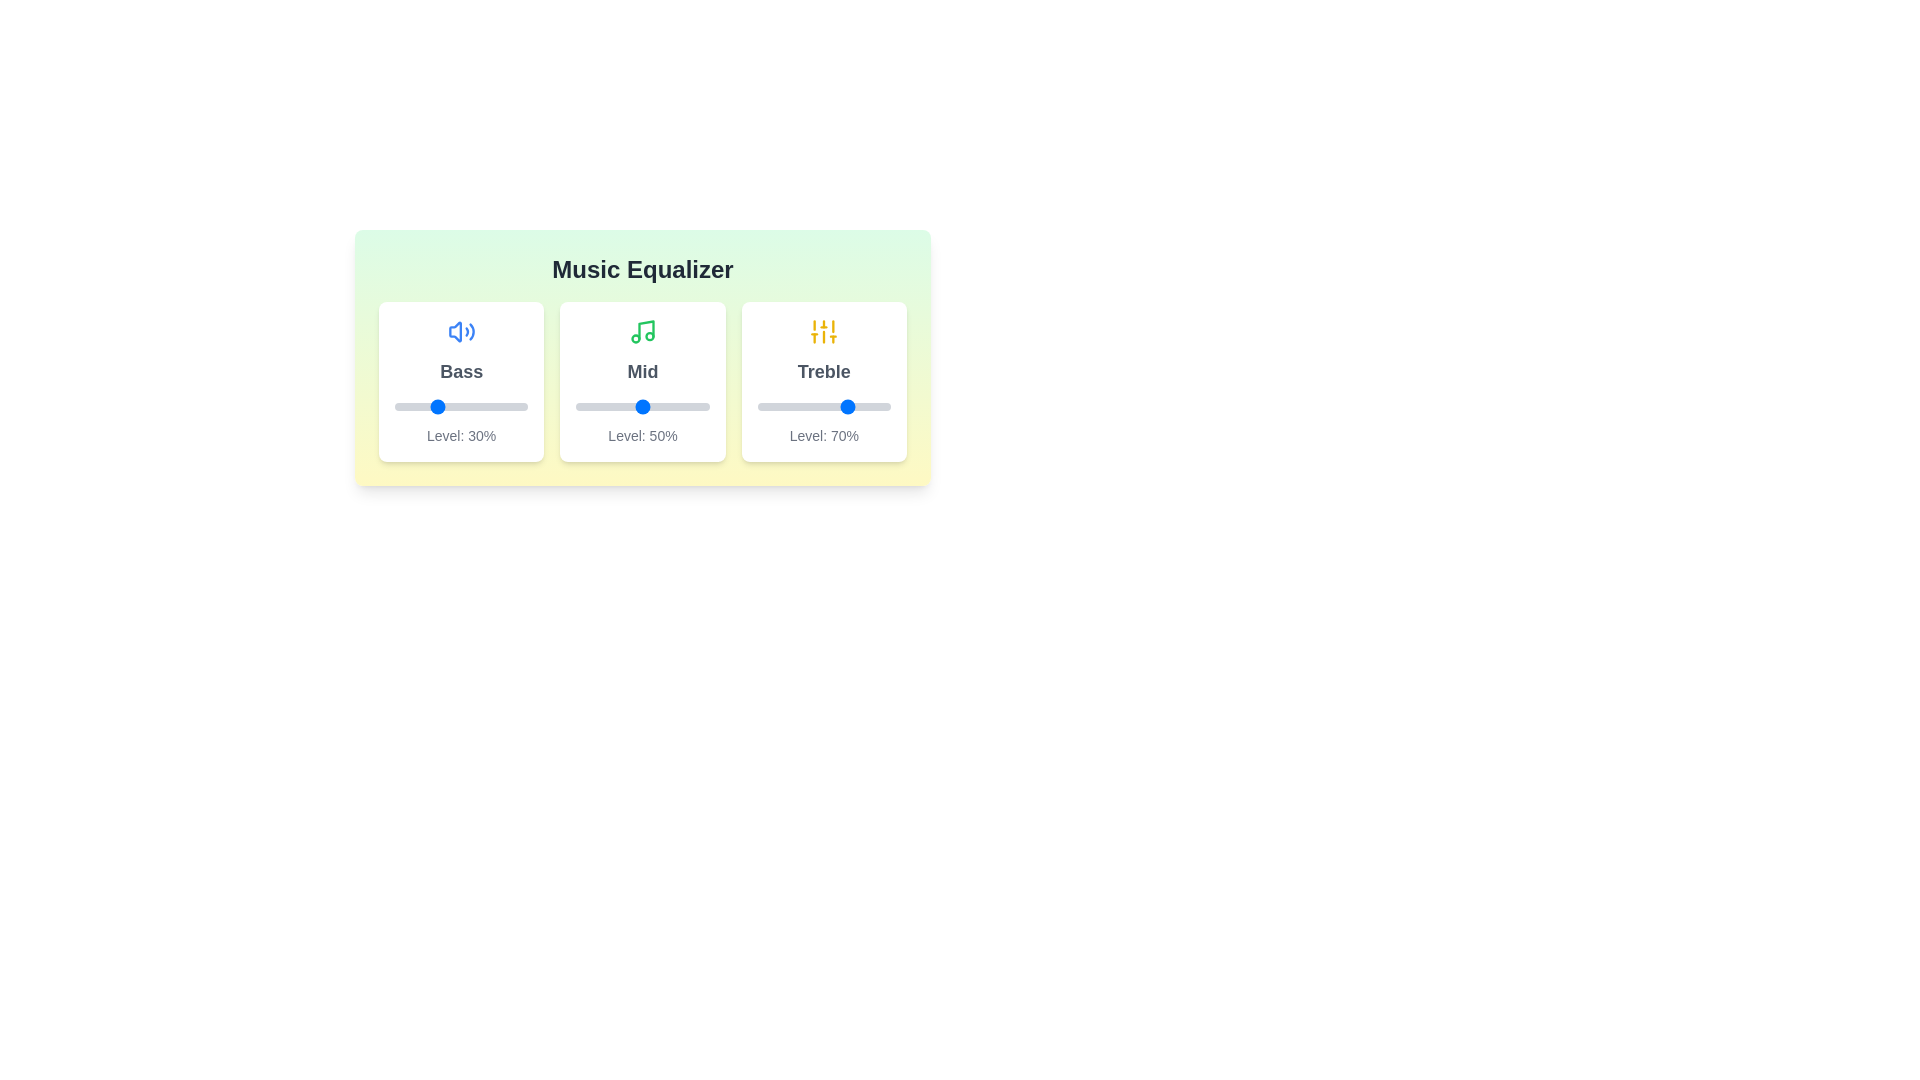 This screenshot has width=1920, height=1080. Describe the element at coordinates (672, 406) in the screenshot. I see `the 'Mid' slider to 72%` at that location.